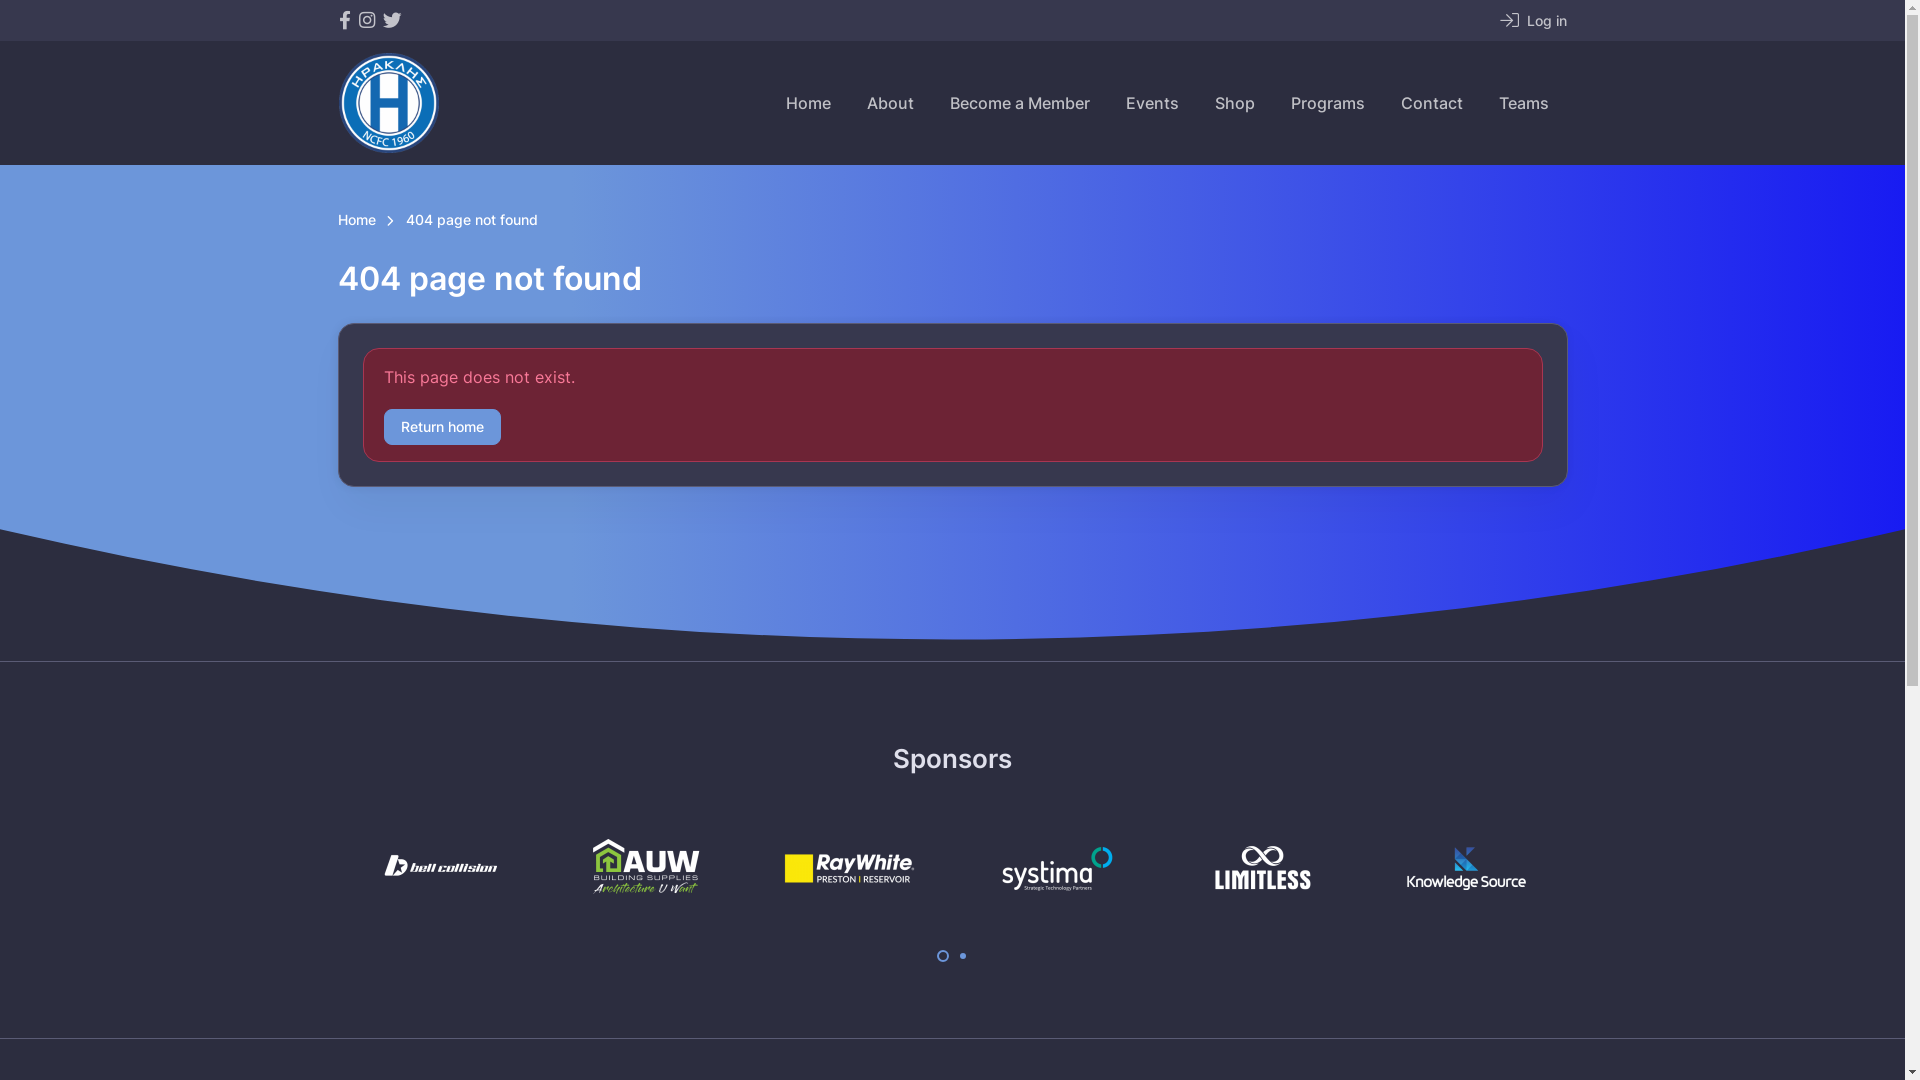  Describe the element at coordinates (1152, 103) in the screenshot. I see `'Events'` at that location.